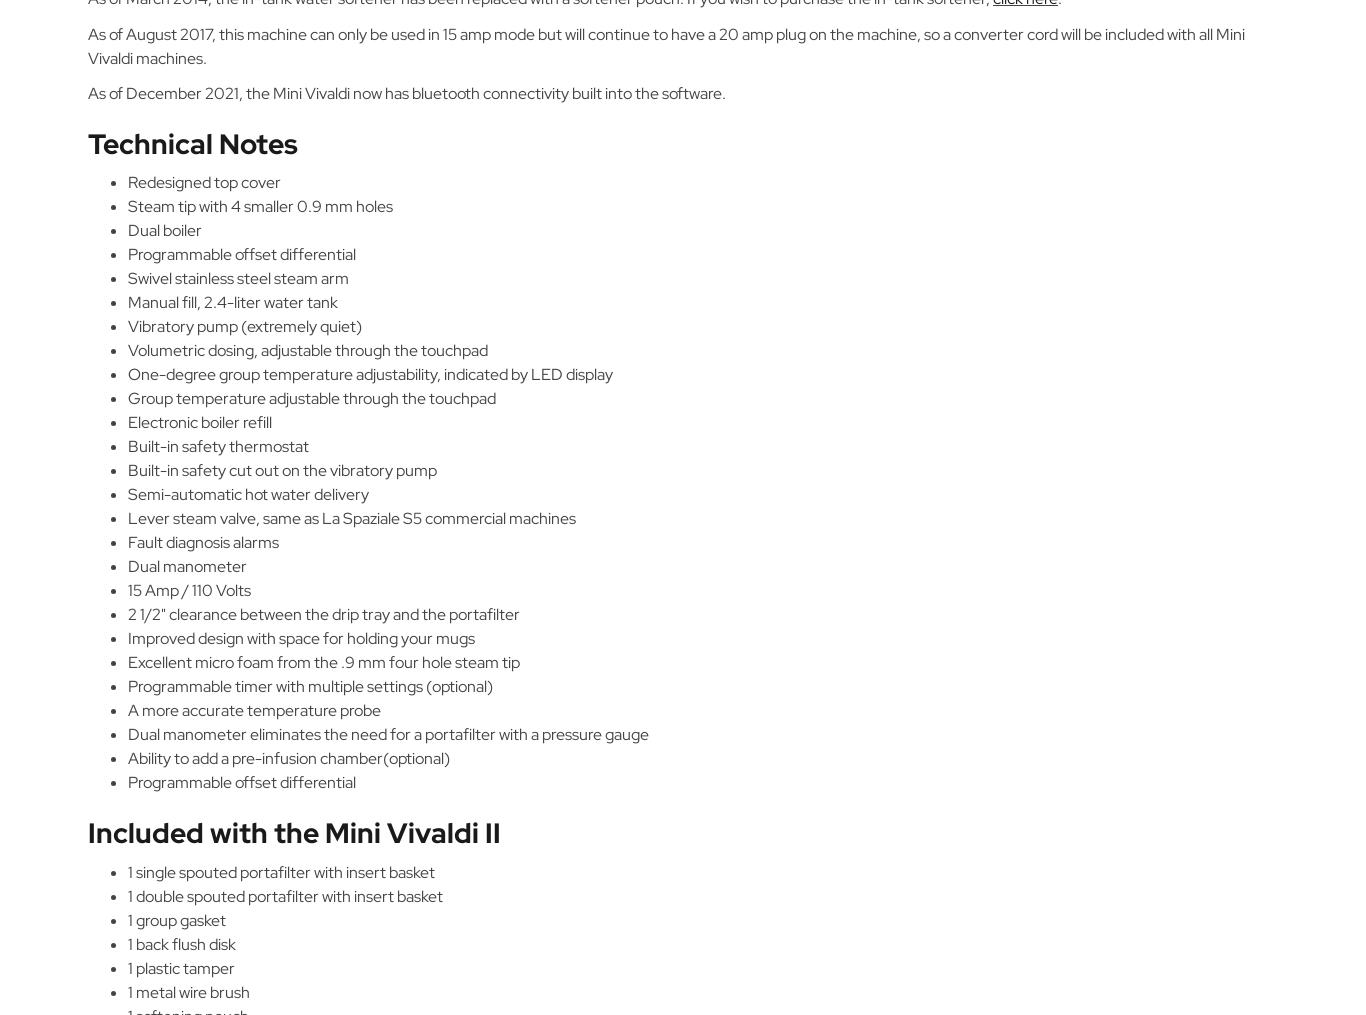 Image resolution: width=1366 pixels, height=1015 pixels. What do you see at coordinates (254, 710) in the screenshot?
I see `'A more accurate temperature probe'` at bounding box center [254, 710].